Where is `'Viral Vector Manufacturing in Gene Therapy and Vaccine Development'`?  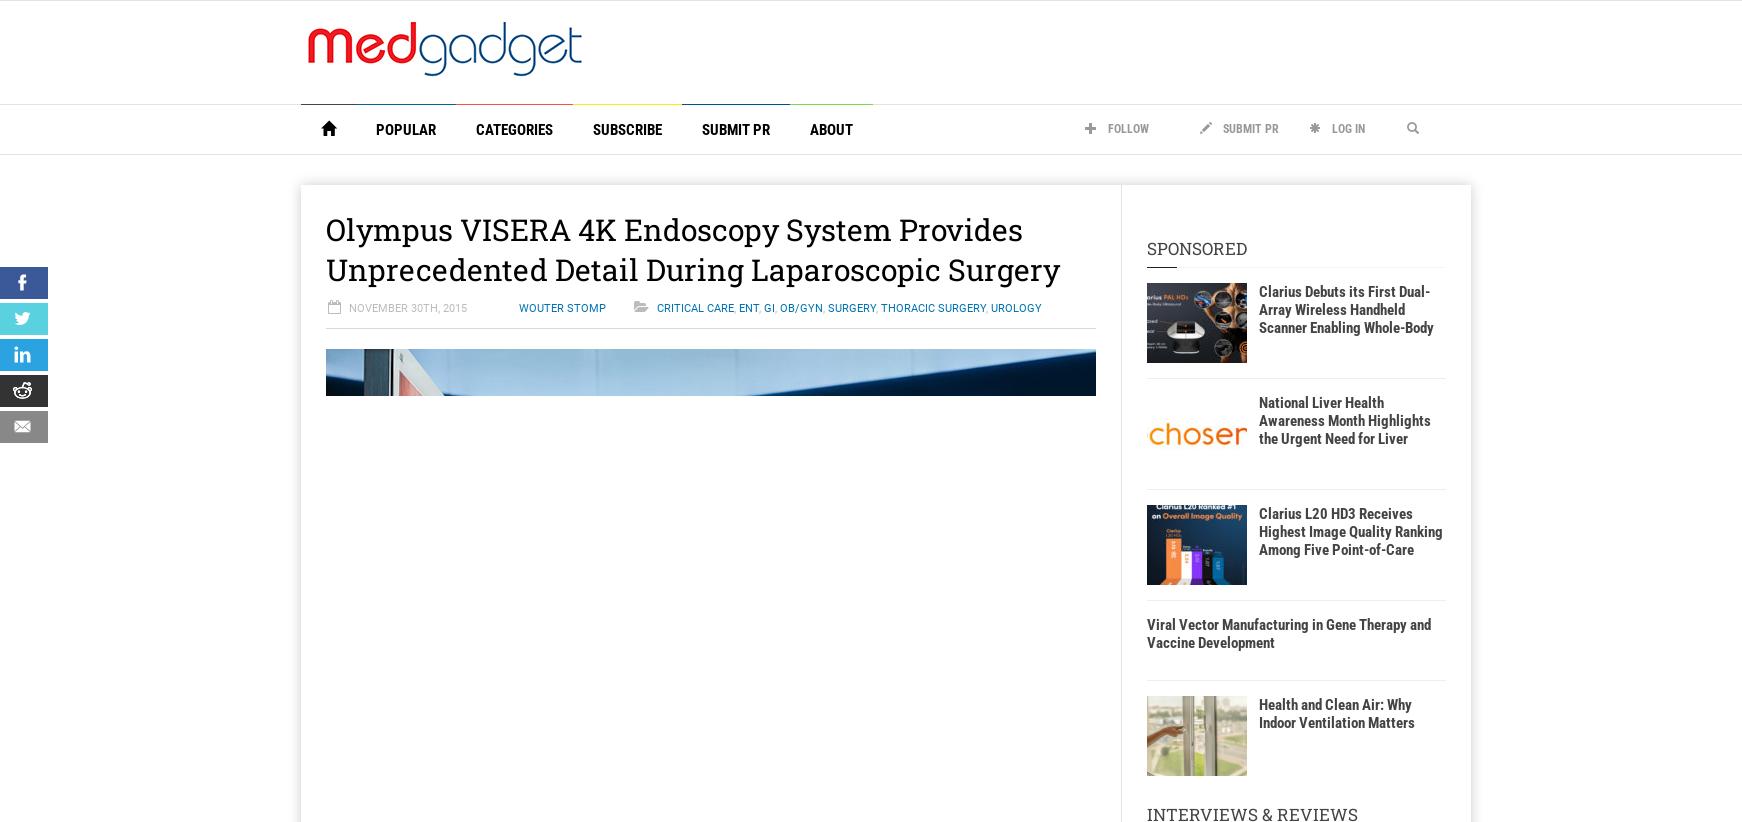
'Viral Vector Manufacturing in Gene Therapy and Vaccine Development' is located at coordinates (1288, 634).